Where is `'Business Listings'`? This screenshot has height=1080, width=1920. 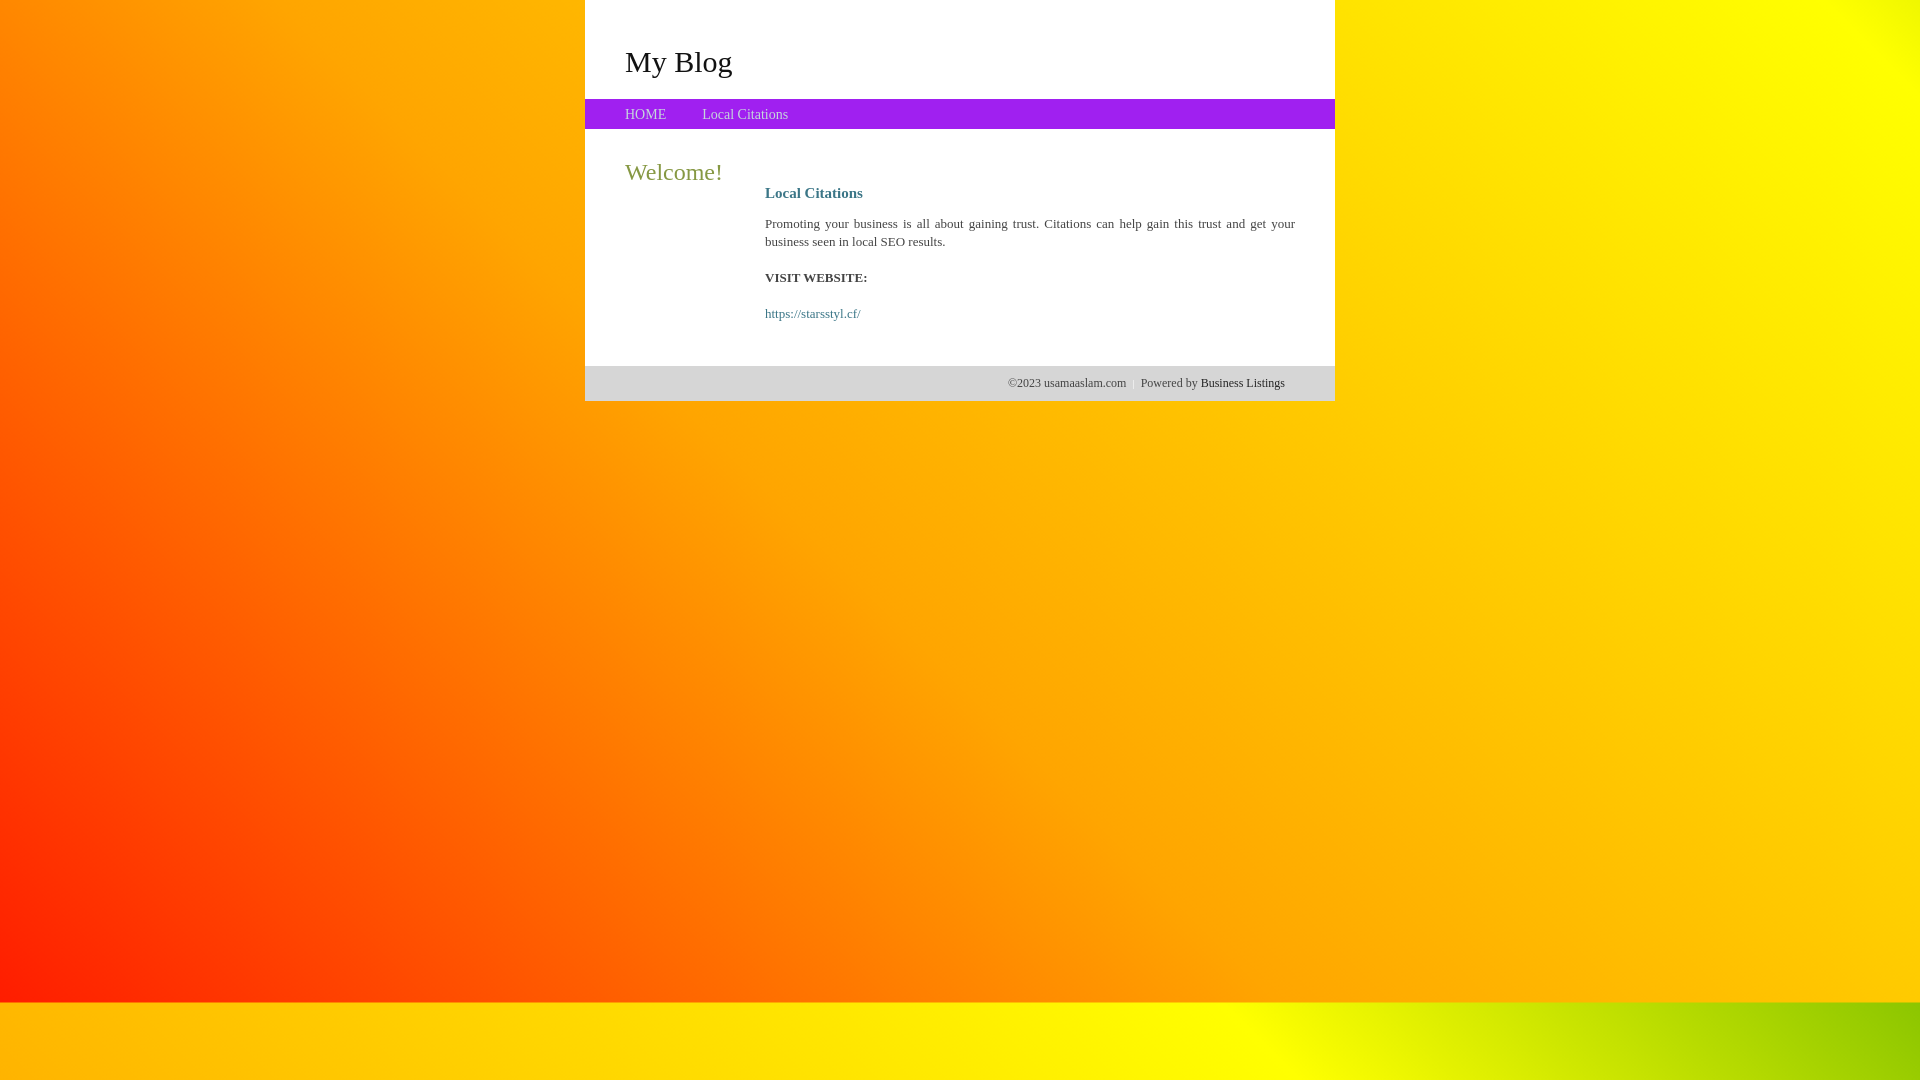 'Business Listings' is located at coordinates (1242, 382).